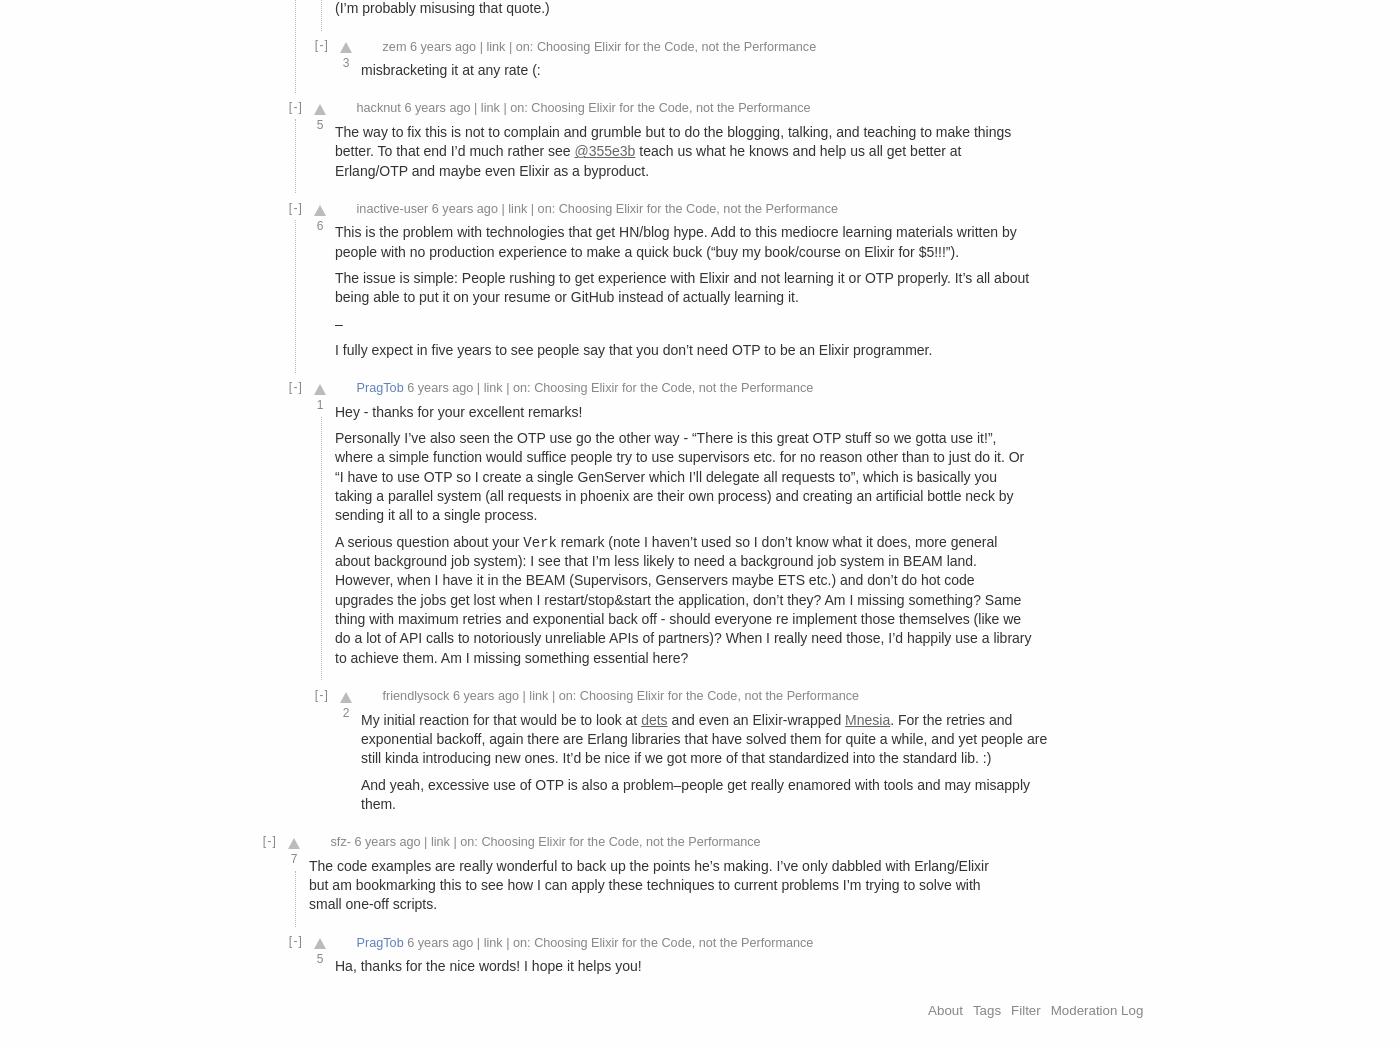 The height and width of the screenshot is (1048, 1400). I want to click on 'inactive-user', so click(392, 207).